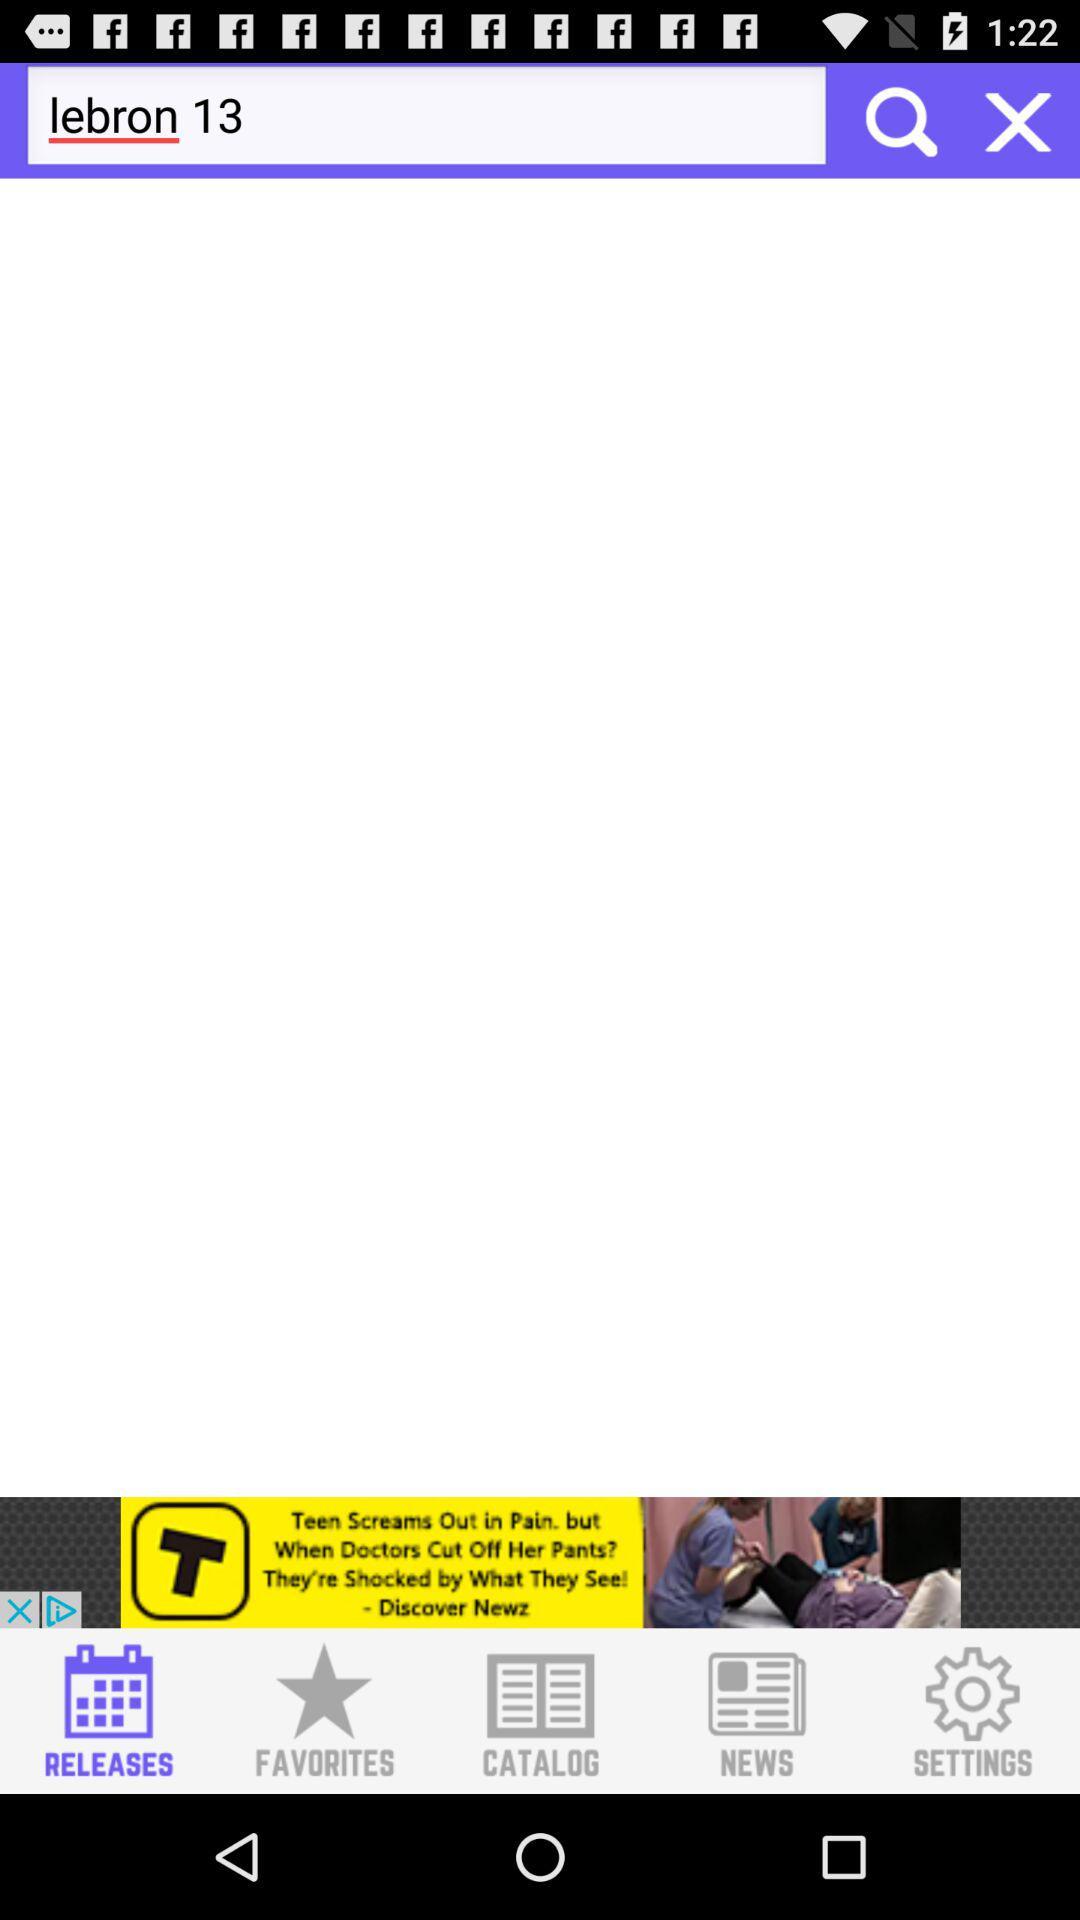 This screenshot has height=1920, width=1080. Describe the element at coordinates (1018, 119) in the screenshot. I see `button` at that location.